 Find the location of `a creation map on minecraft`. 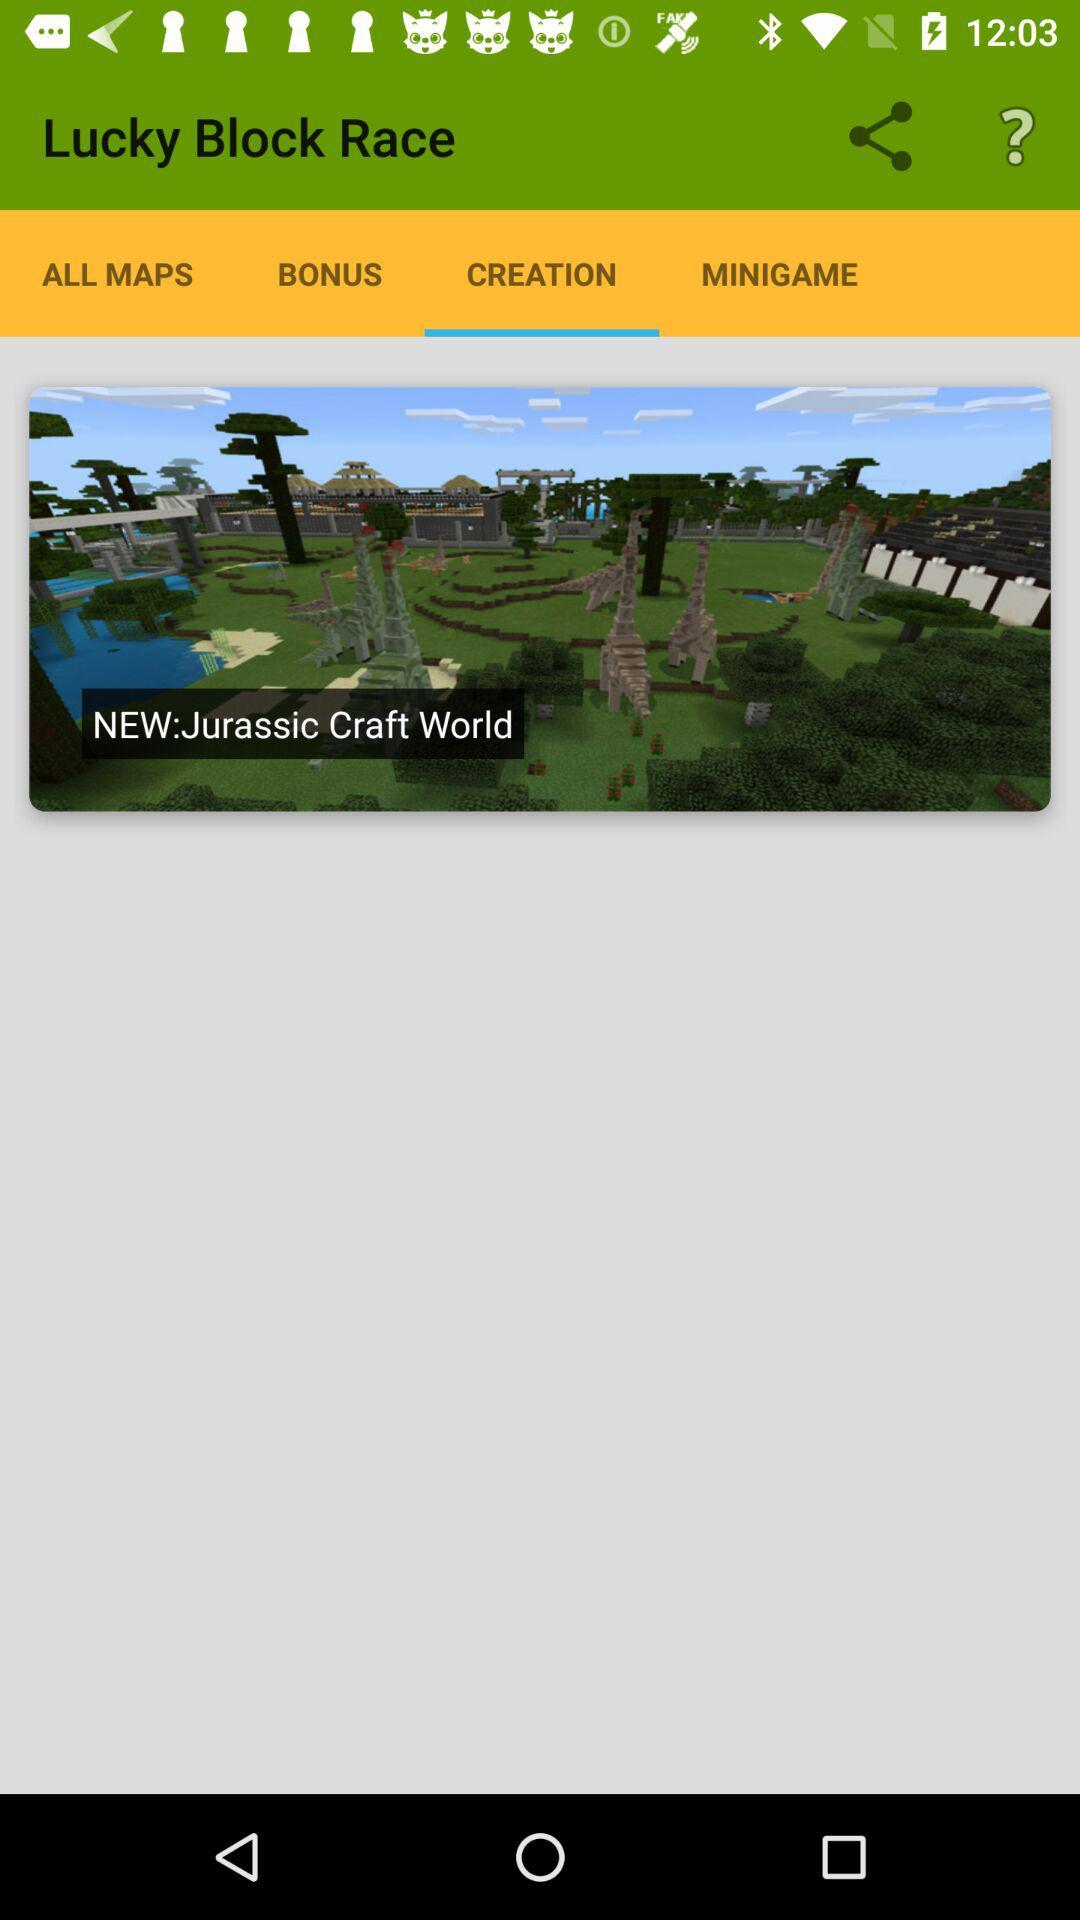

a creation map on minecraft is located at coordinates (540, 598).